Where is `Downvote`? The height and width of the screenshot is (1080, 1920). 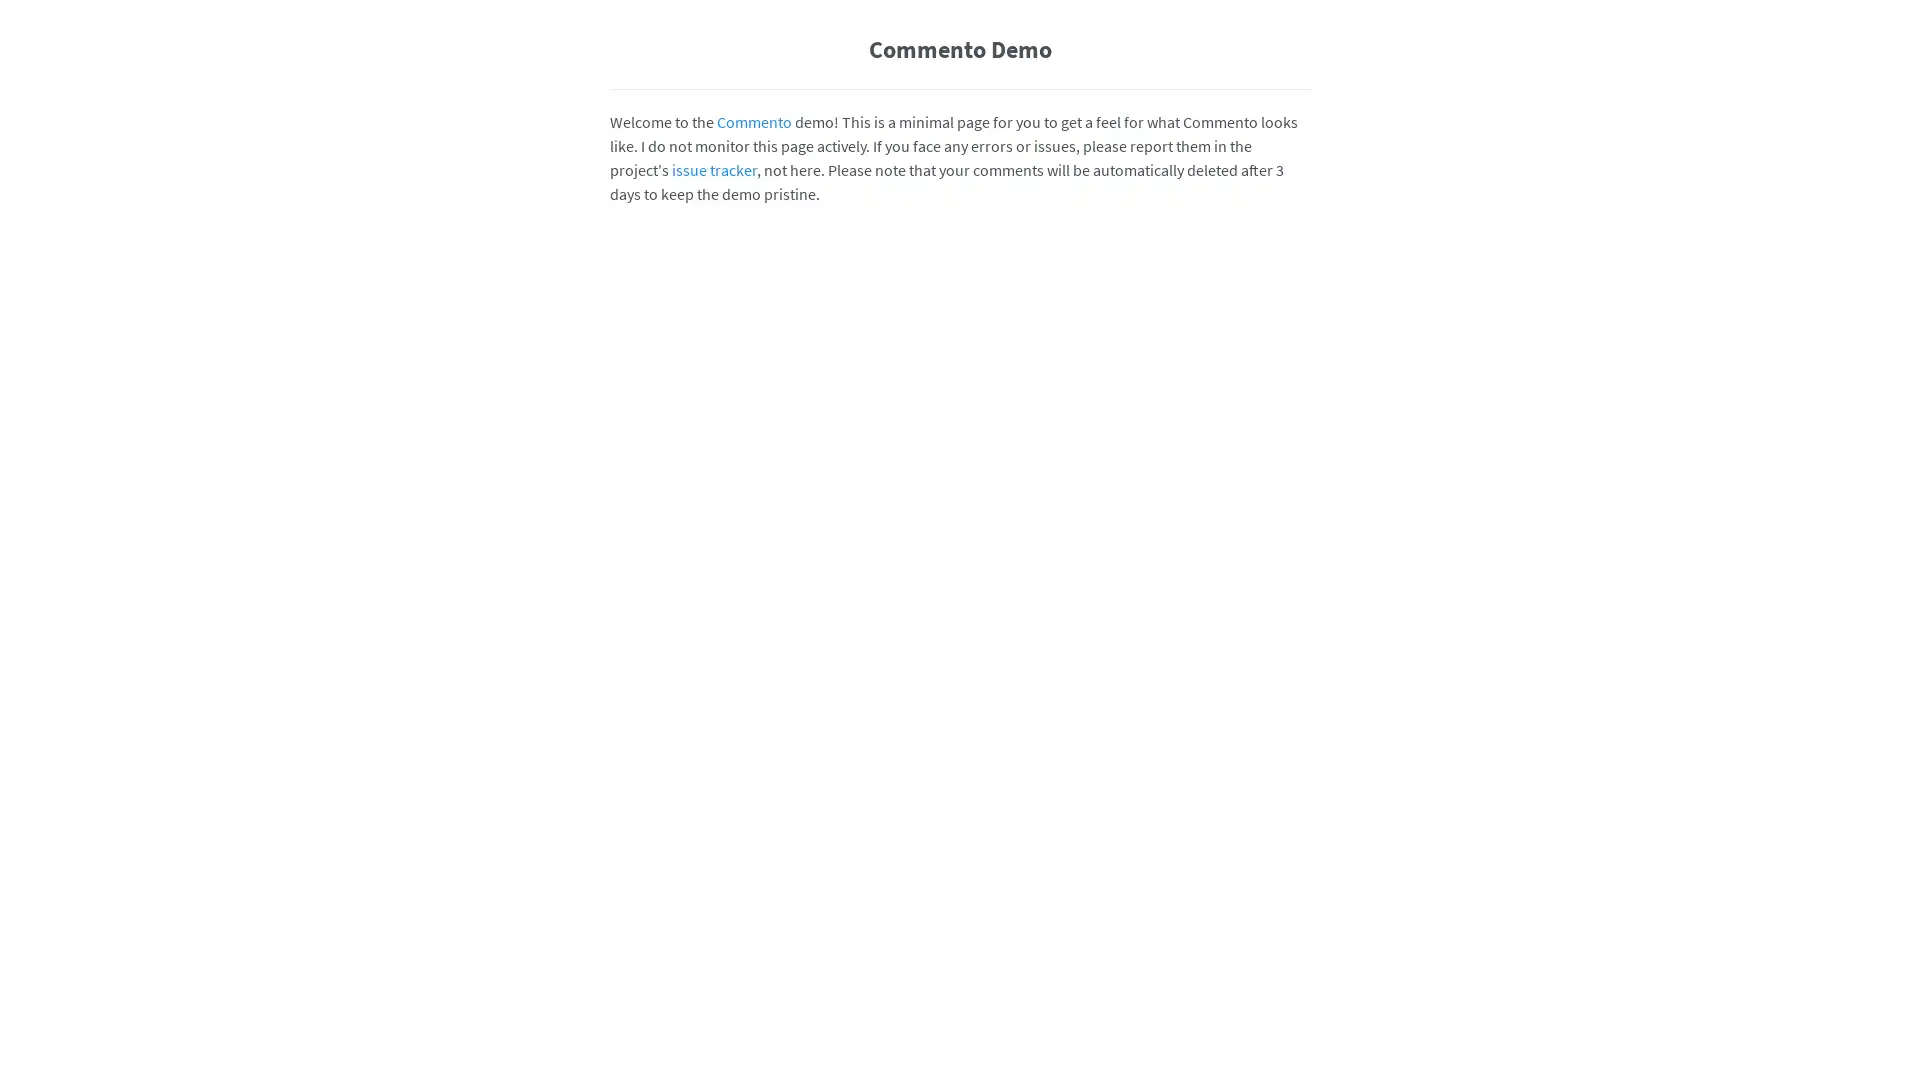 Downvote is located at coordinates (1264, 925).